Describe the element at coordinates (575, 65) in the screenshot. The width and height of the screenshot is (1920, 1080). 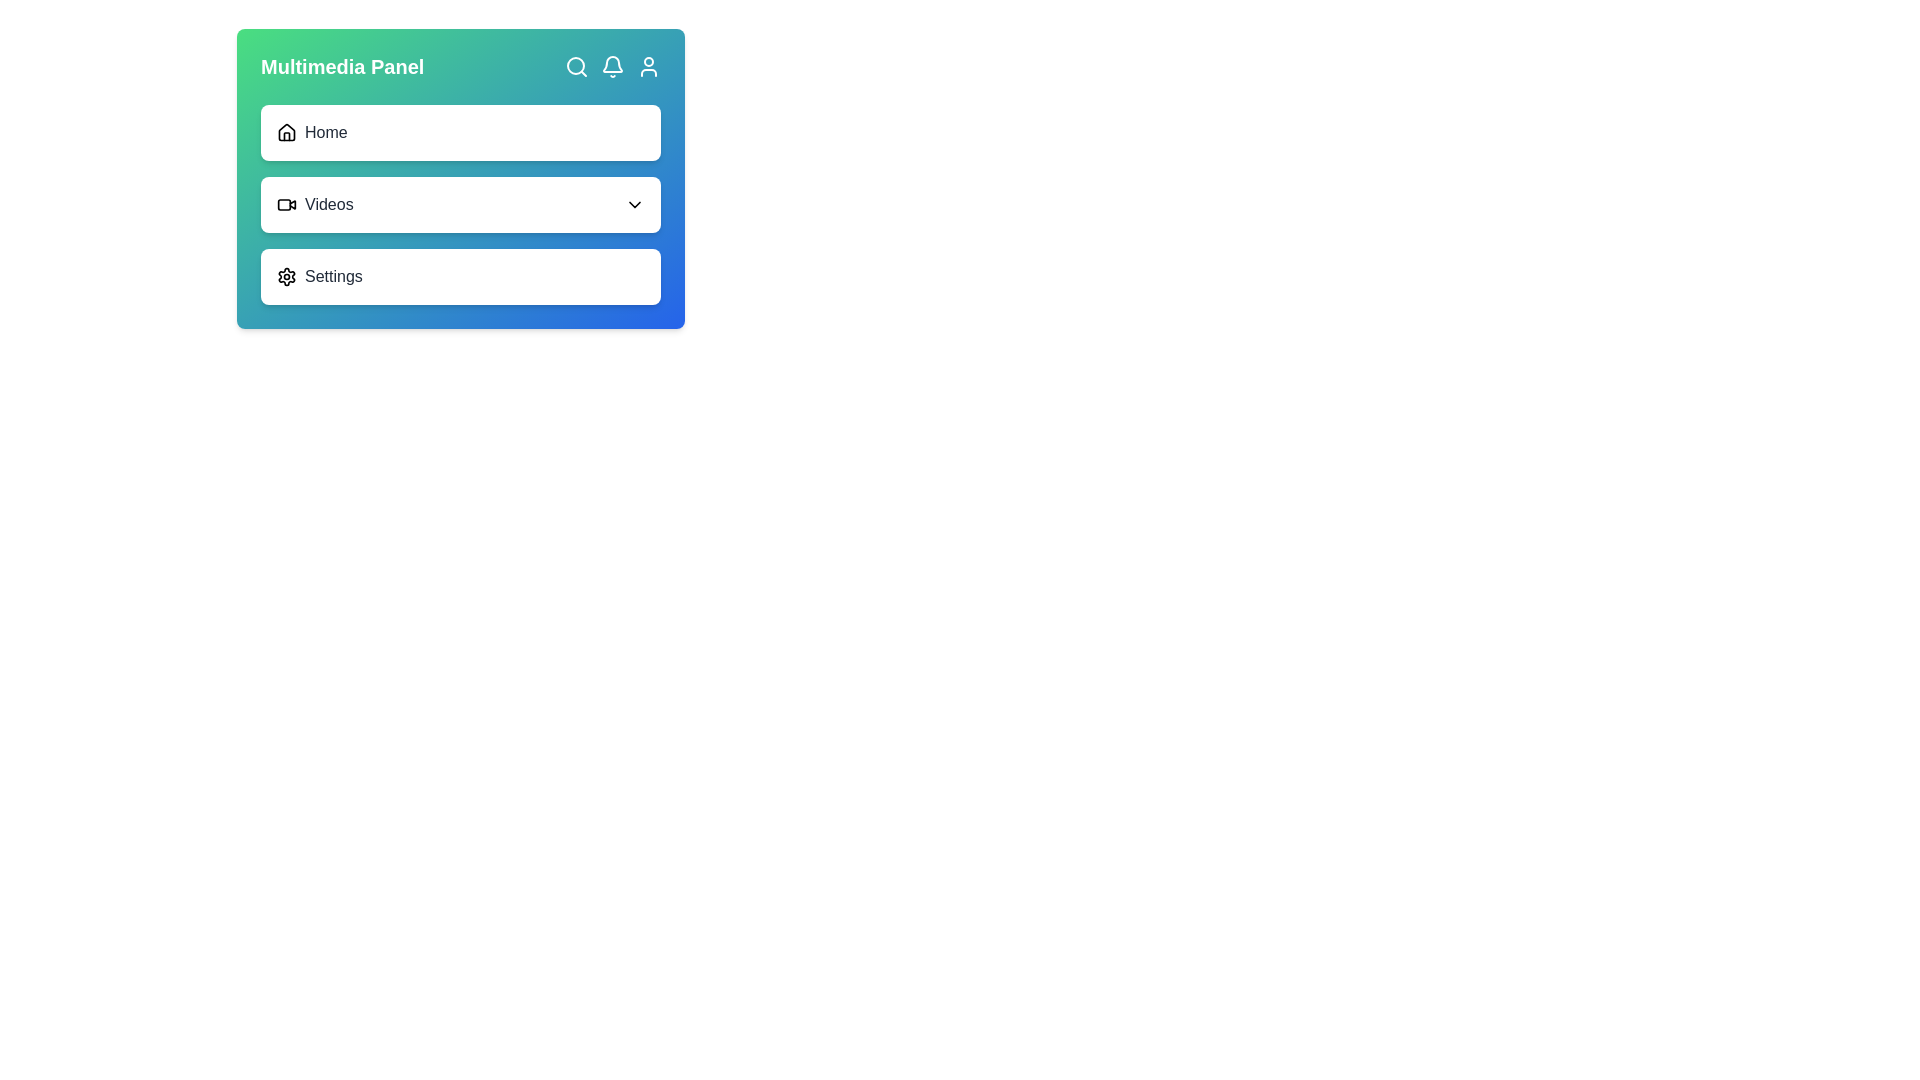
I see `the circular icon button featuring a magnifying glass symbol, located in the top-right section of the interface` at that location.